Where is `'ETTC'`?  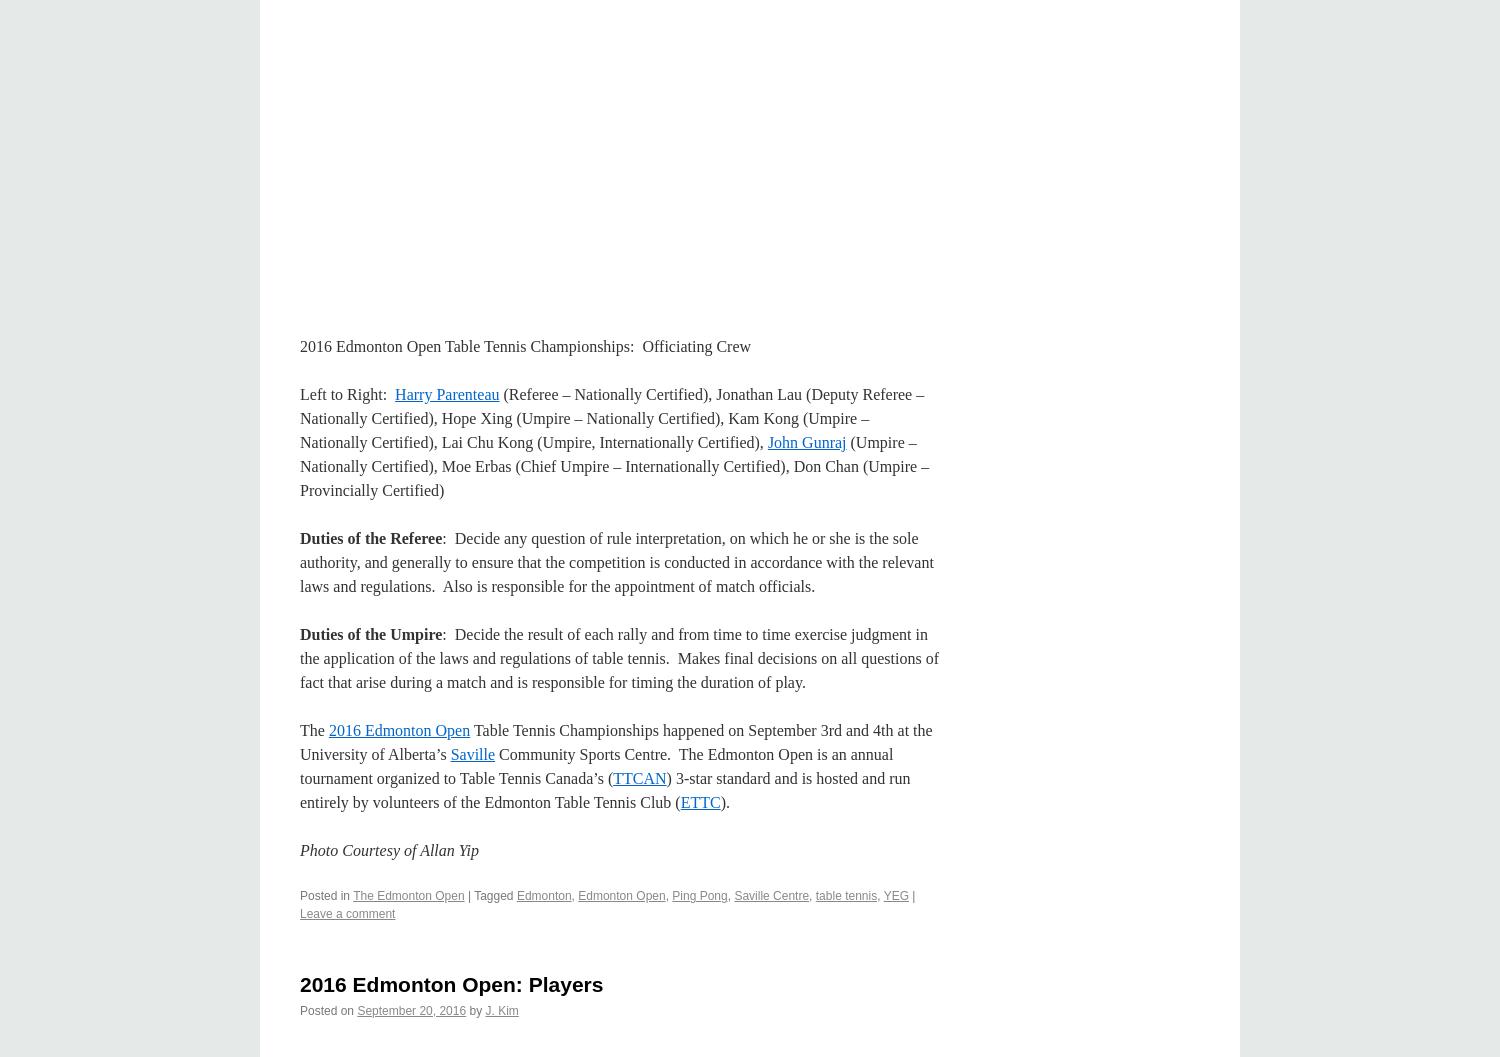 'ETTC' is located at coordinates (679, 802).